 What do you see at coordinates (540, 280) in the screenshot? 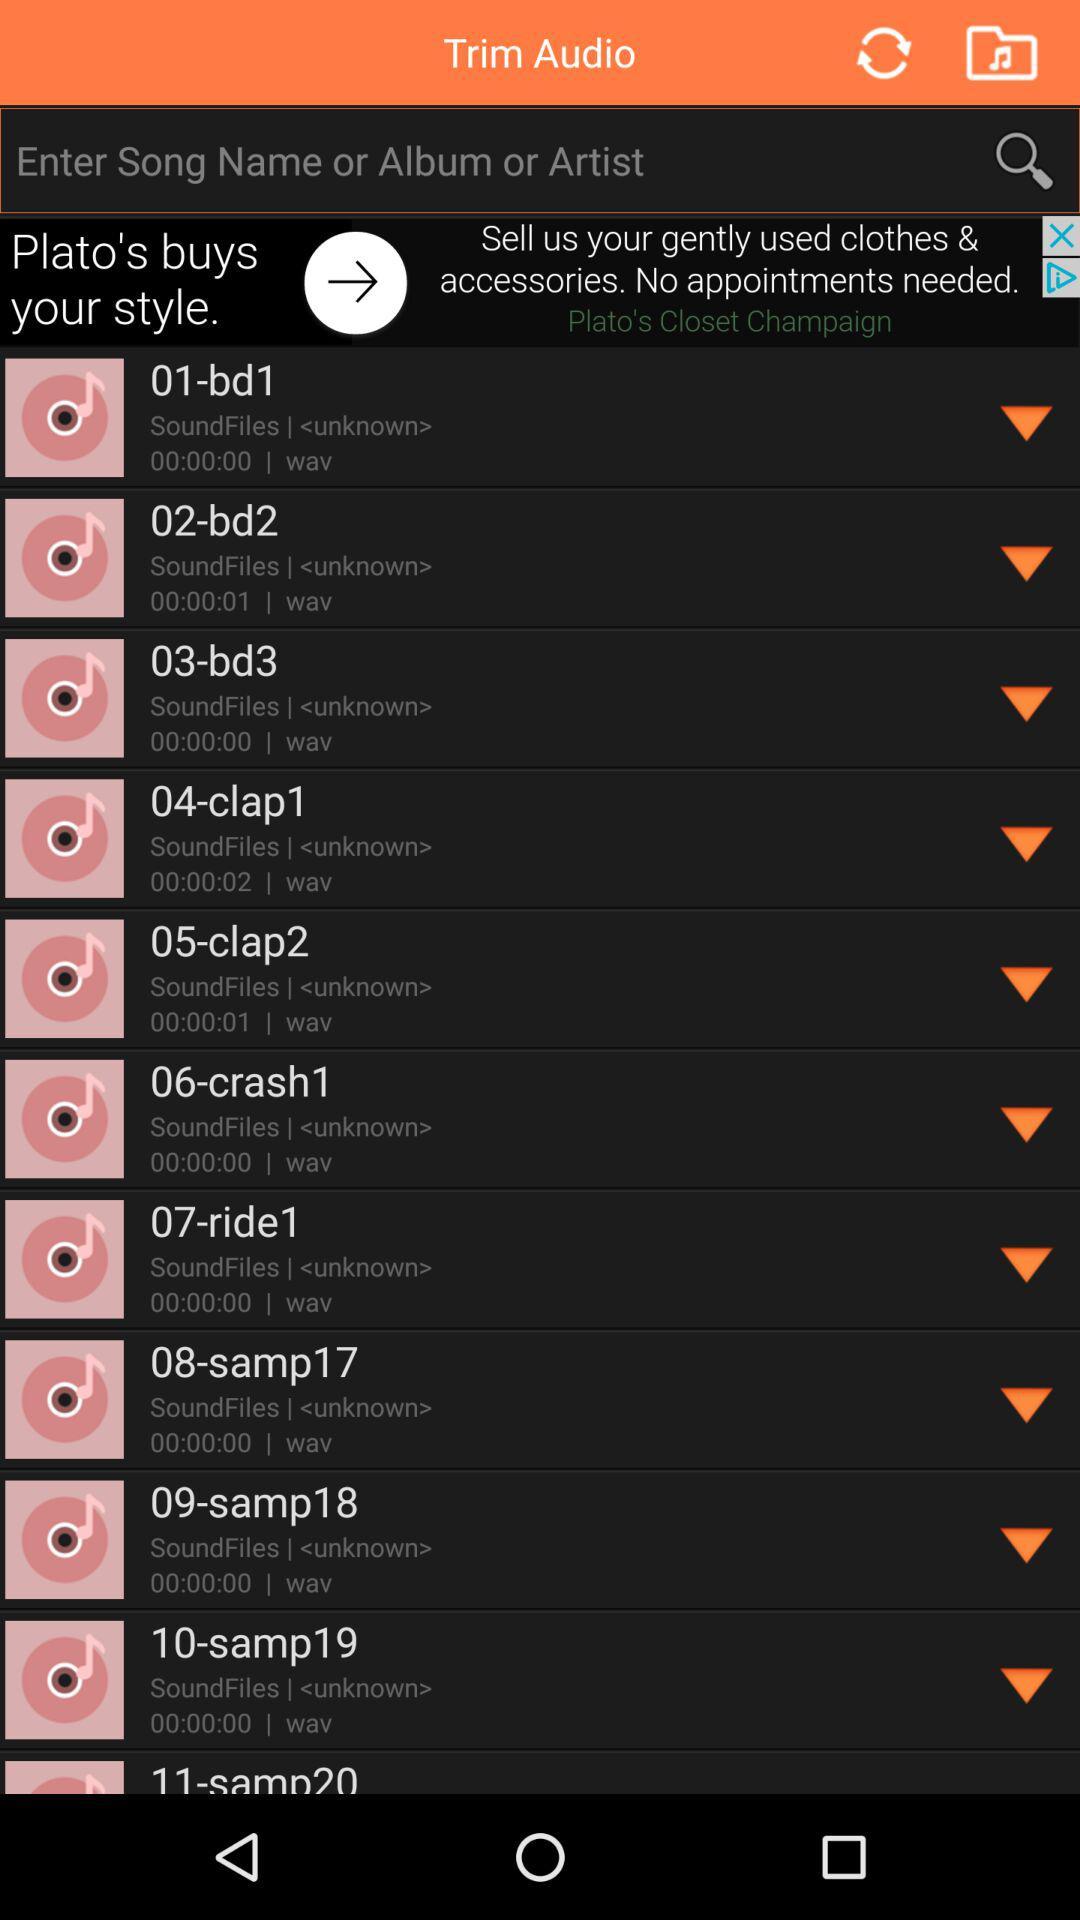
I see `next` at bounding box center [540, 280].